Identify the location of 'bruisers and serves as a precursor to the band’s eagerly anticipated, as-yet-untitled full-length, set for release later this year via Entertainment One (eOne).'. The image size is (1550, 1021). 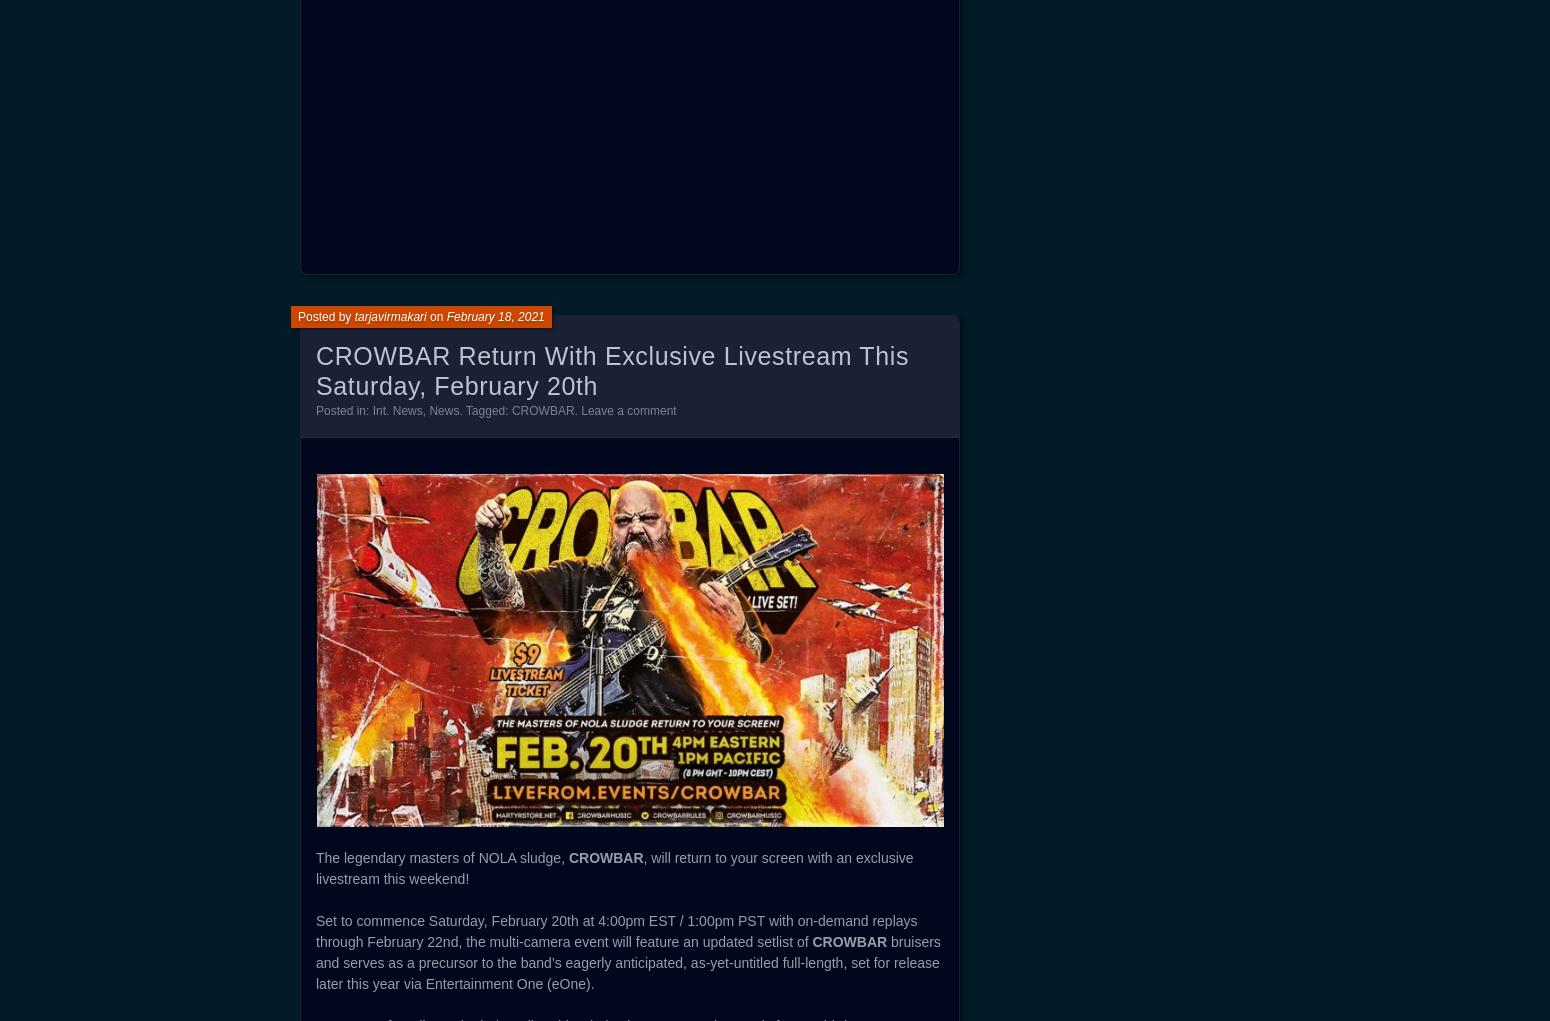
(627, 962).